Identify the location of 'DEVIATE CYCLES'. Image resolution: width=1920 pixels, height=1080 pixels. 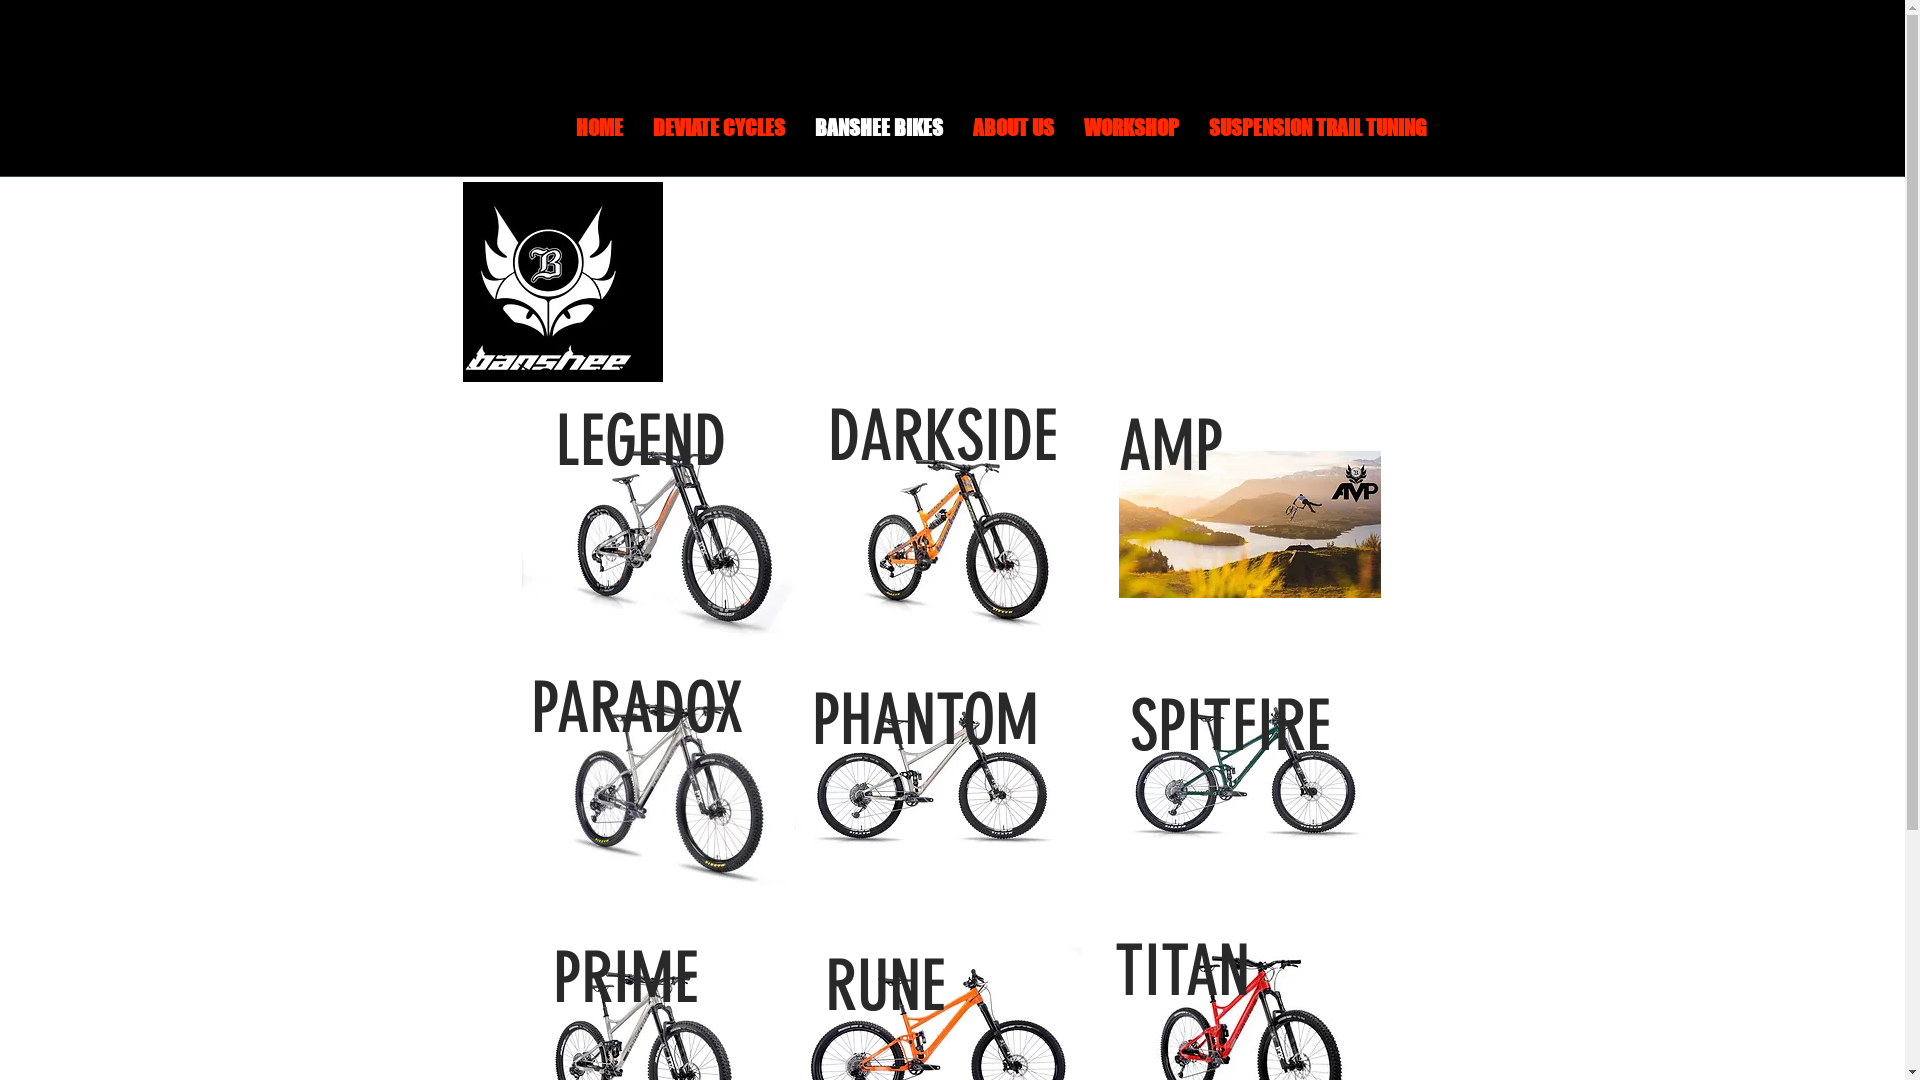
(719, 140).